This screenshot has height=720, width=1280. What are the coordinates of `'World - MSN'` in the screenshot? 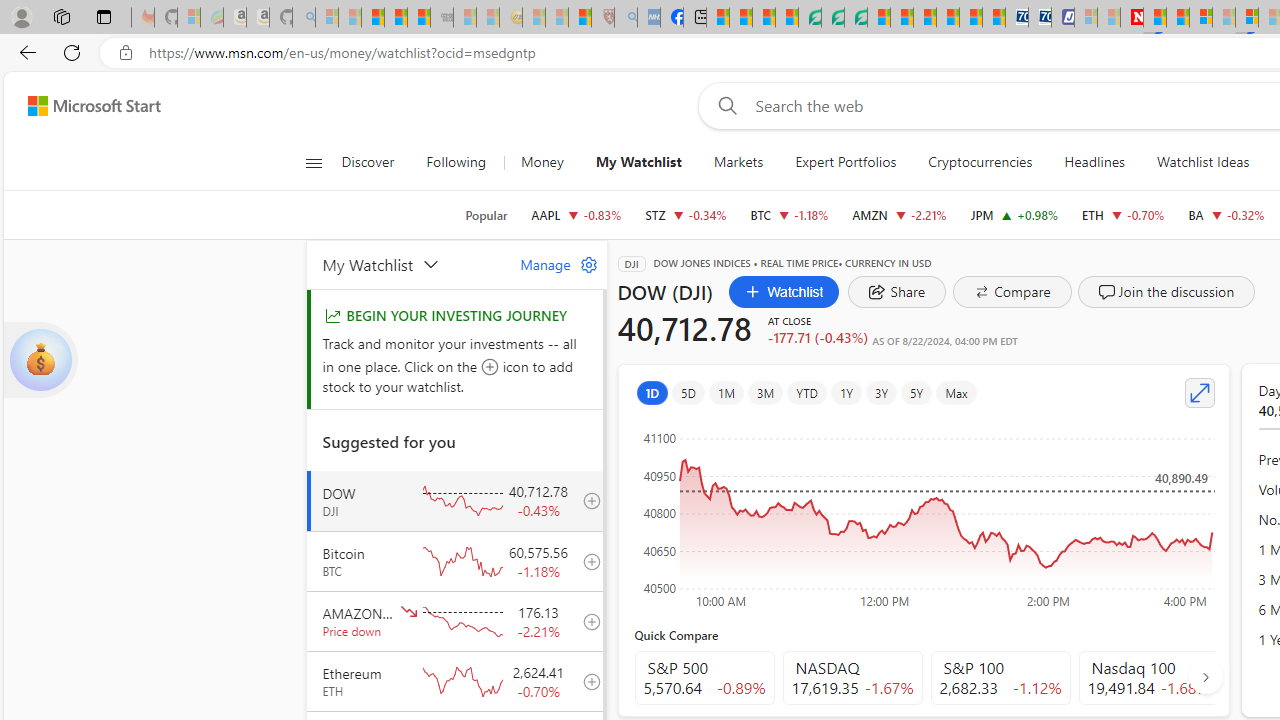 It's located at (762, 17).